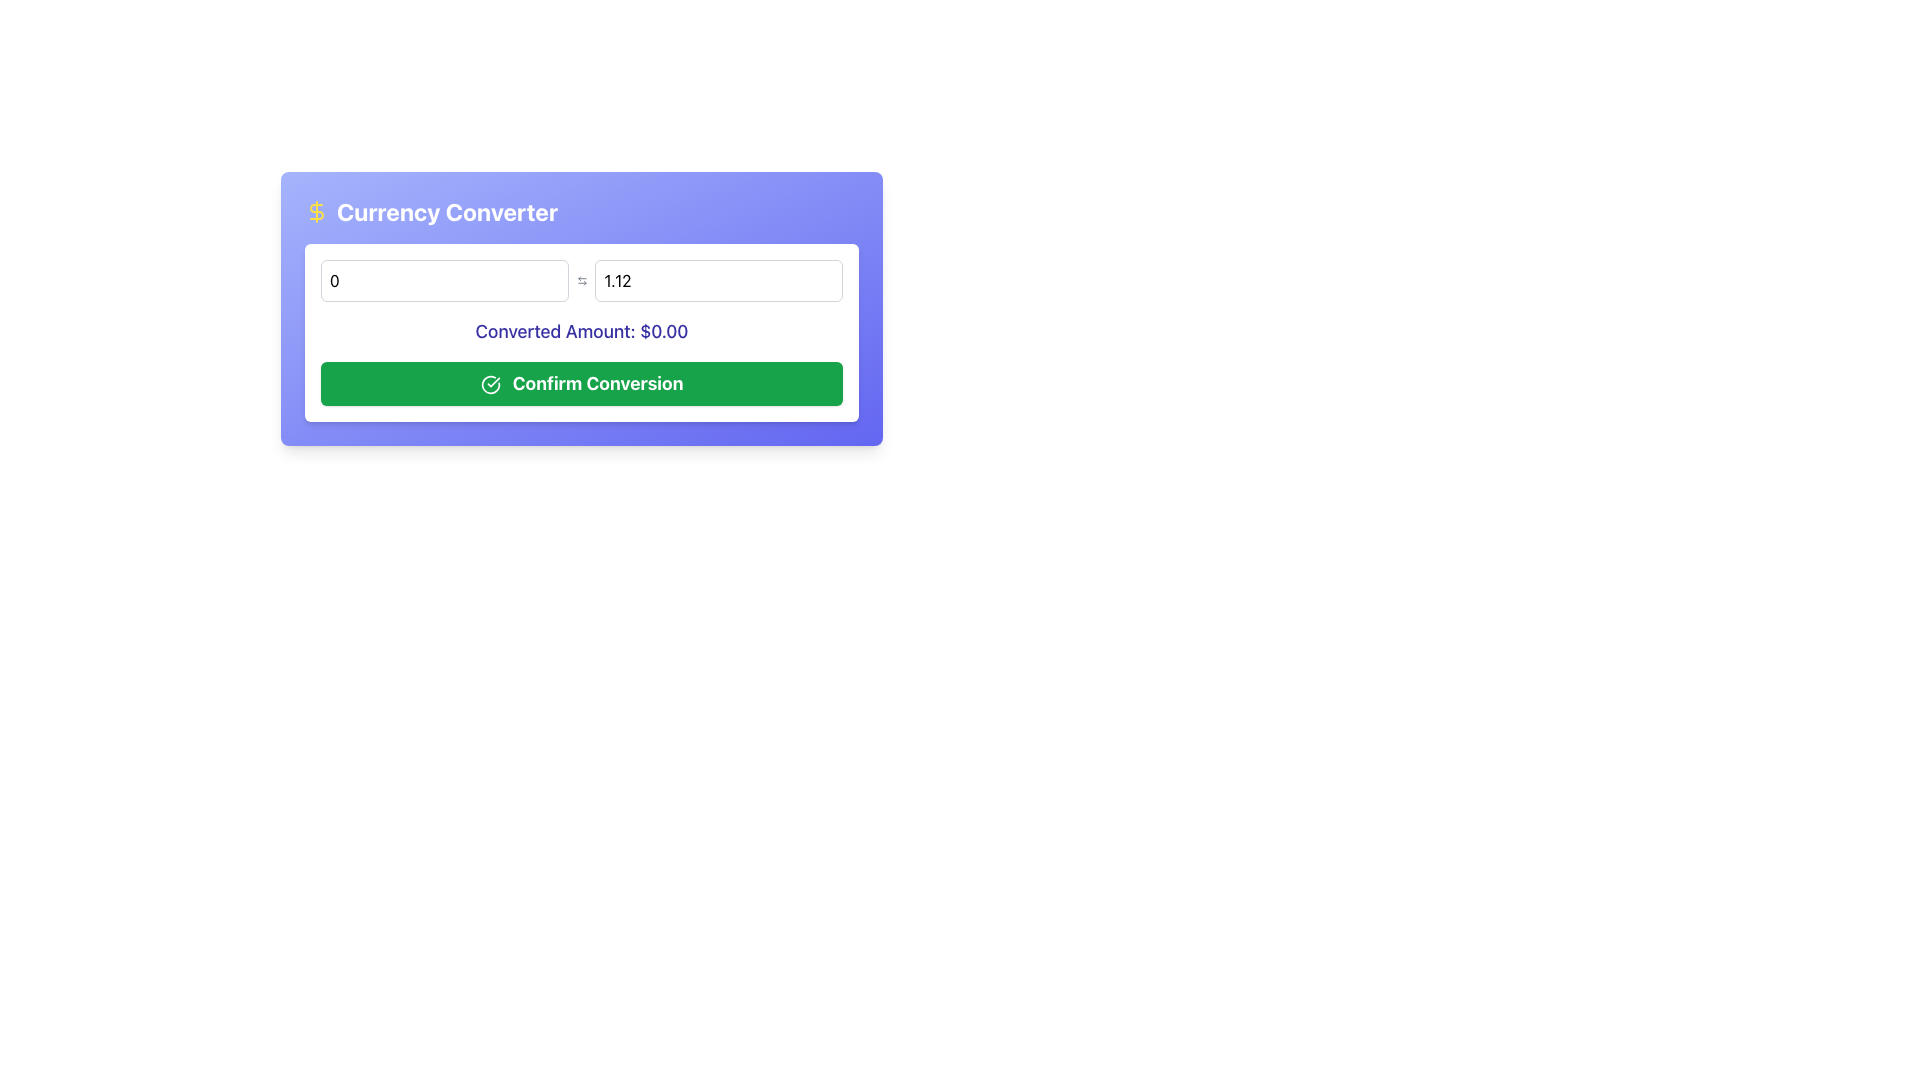  Describe the element at coordinates (719, 281) in the screenshot. I see `the Number Input Field` at that location.